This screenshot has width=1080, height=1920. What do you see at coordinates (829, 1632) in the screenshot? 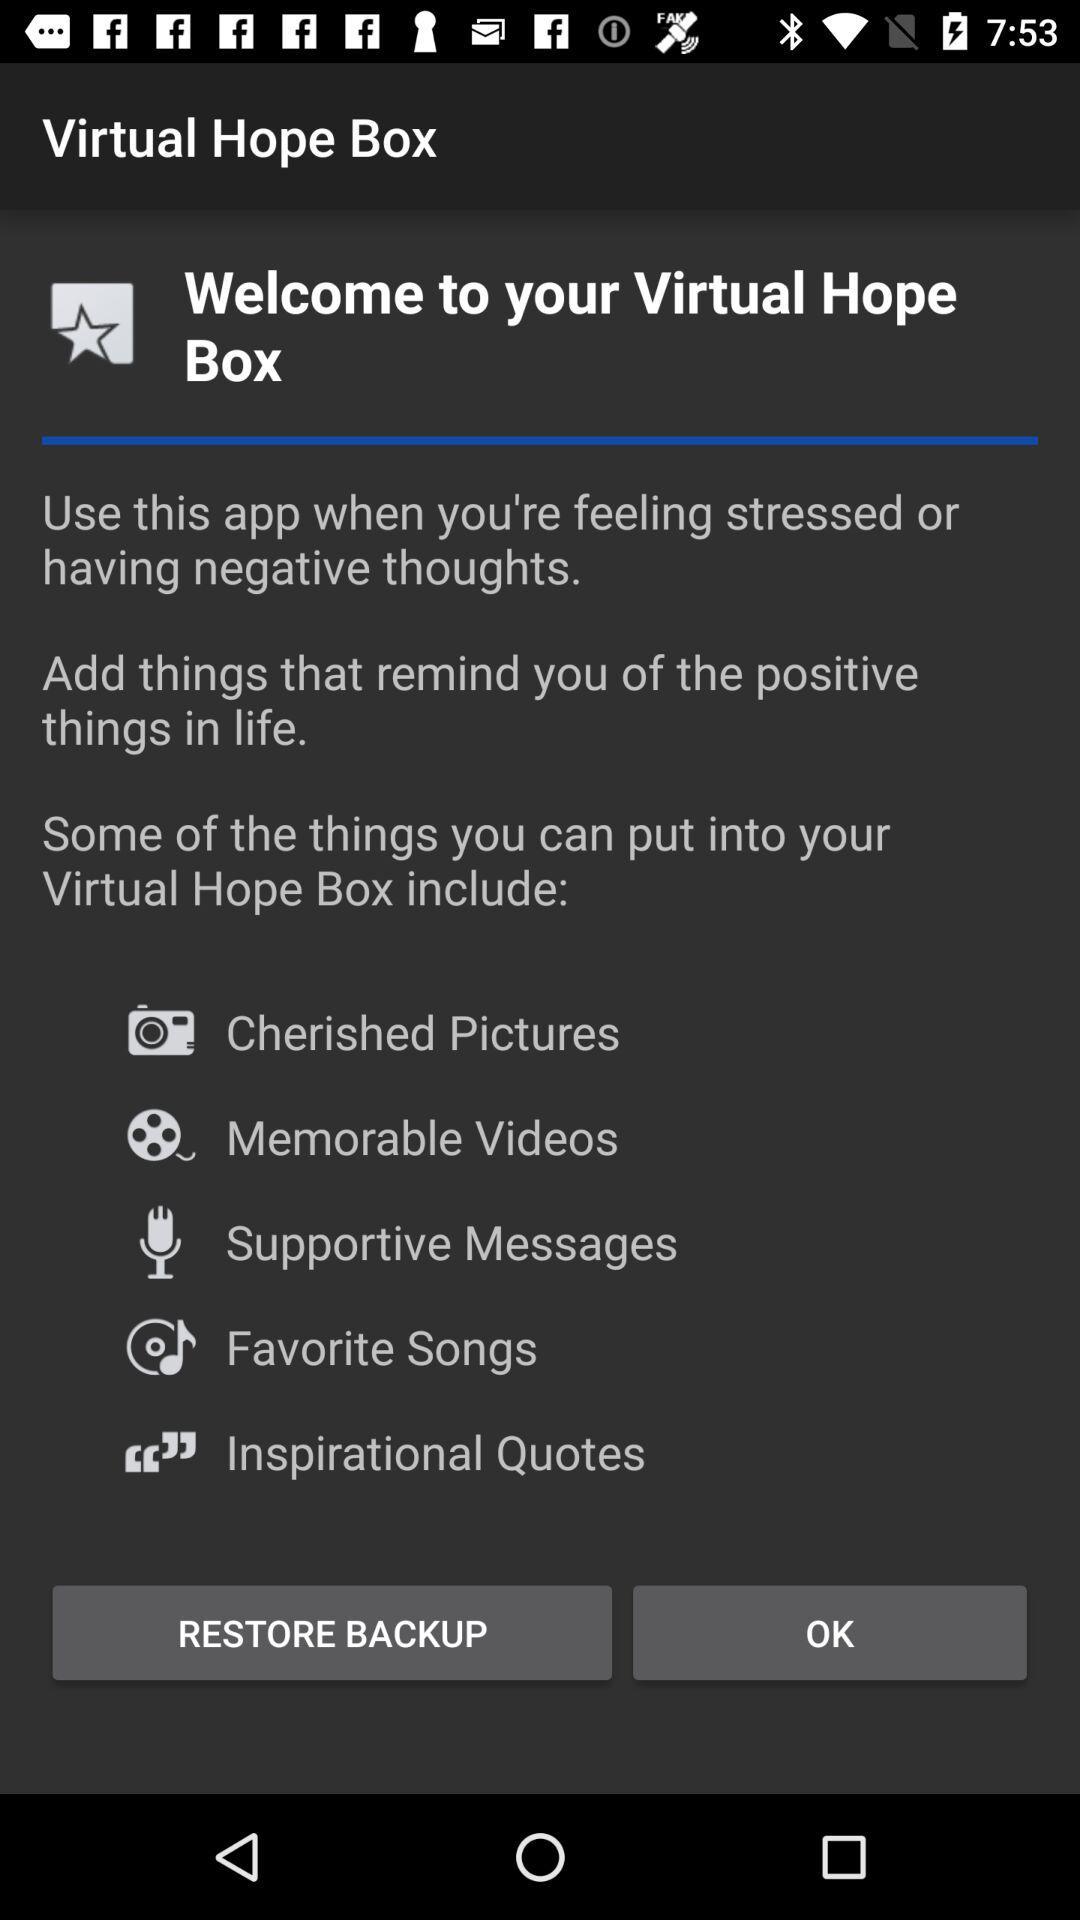
I see `the item to the right of restore backup` at bounding box center [829, 1632].